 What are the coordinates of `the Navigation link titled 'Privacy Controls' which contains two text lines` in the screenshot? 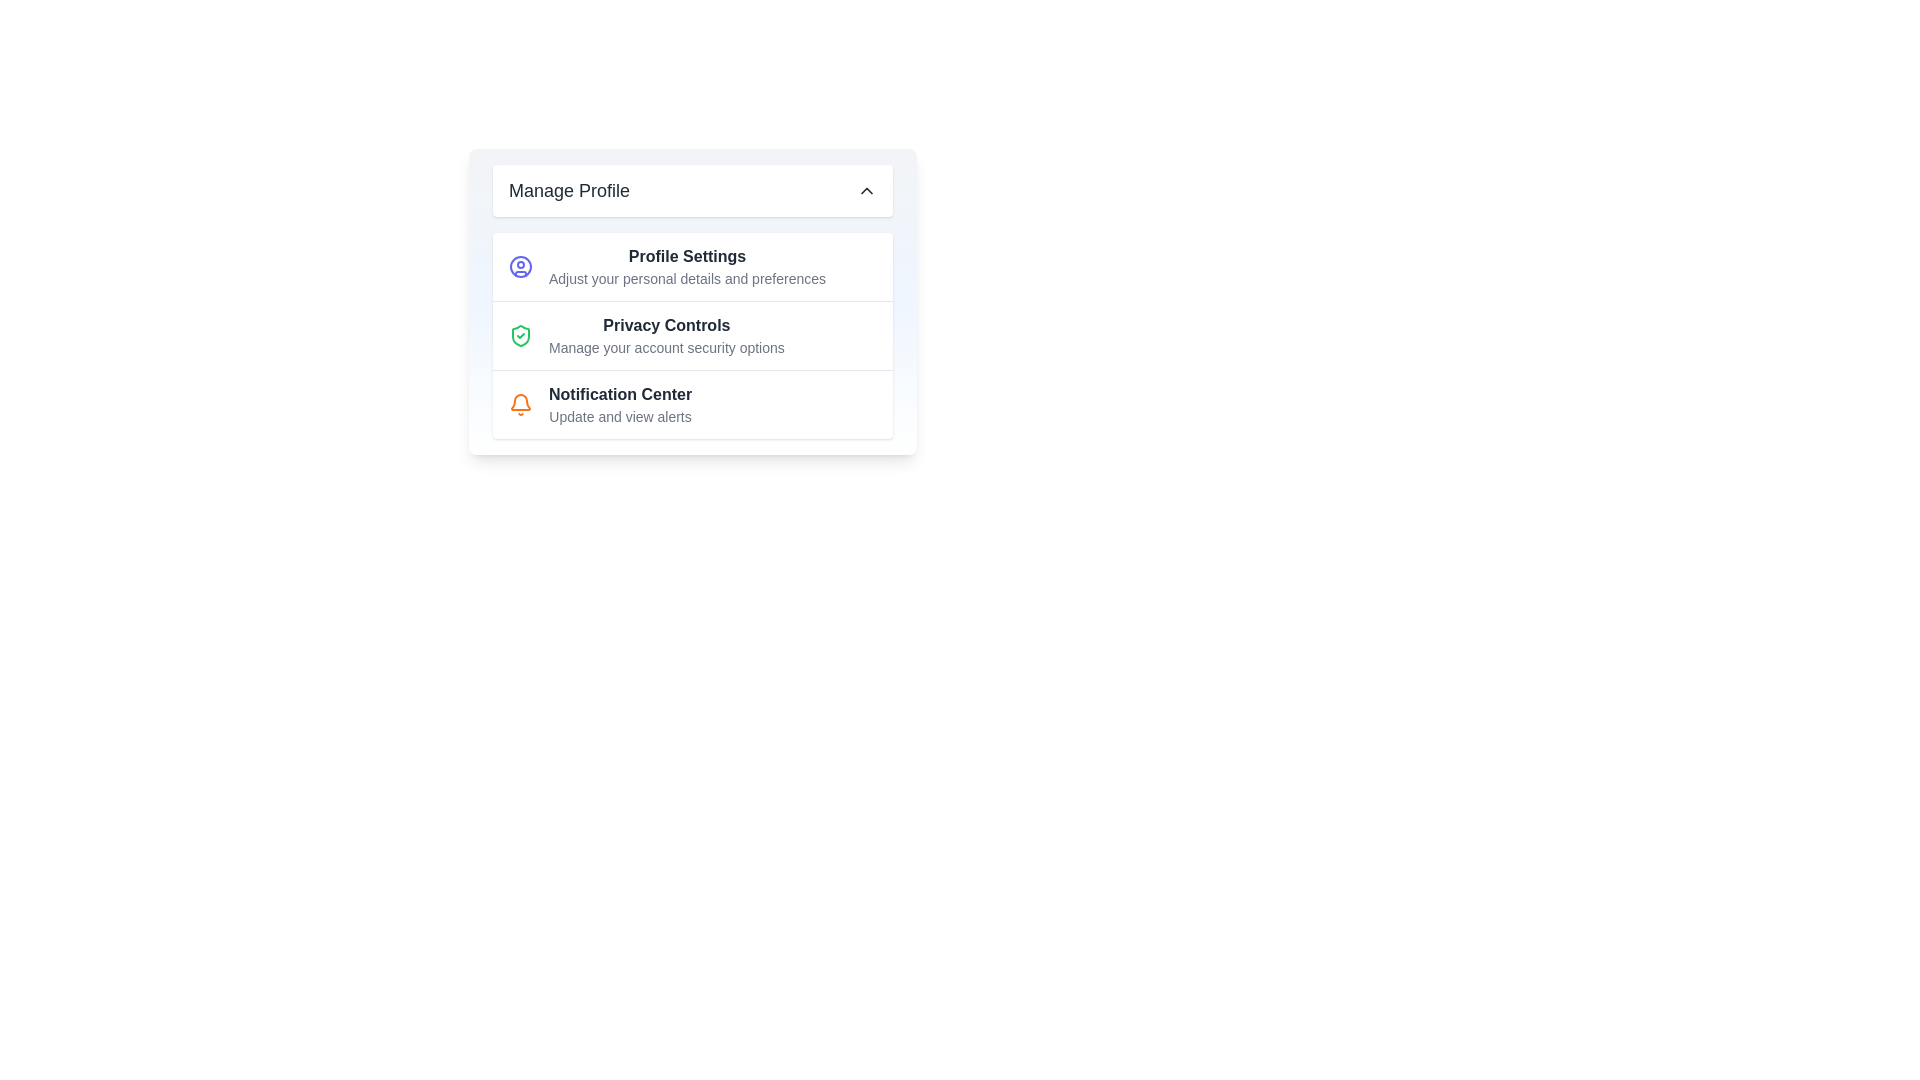 It's located at (666, 334).